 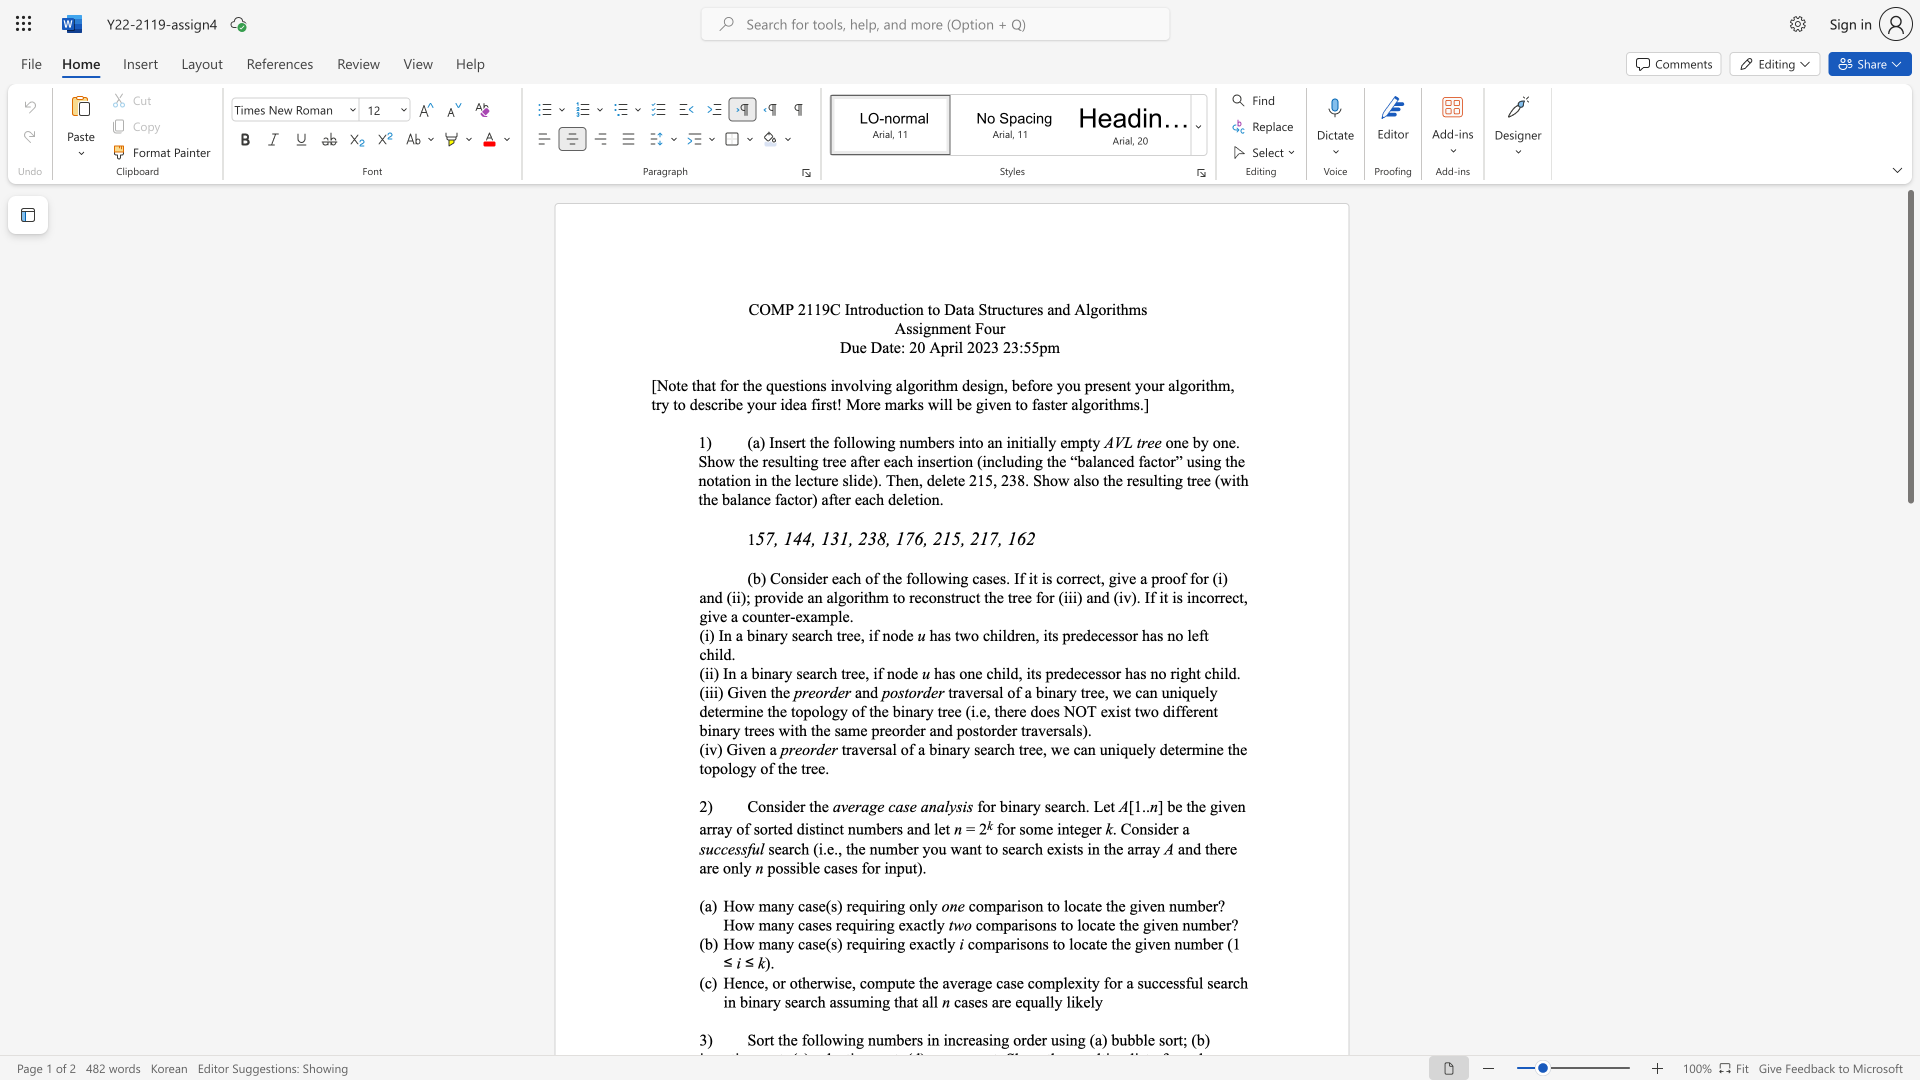 What do you see at coordinates (1909, 570) in the screenshot?
I see `the scrollbar on the right to move the page downward` at bounding box center [1909, 570].